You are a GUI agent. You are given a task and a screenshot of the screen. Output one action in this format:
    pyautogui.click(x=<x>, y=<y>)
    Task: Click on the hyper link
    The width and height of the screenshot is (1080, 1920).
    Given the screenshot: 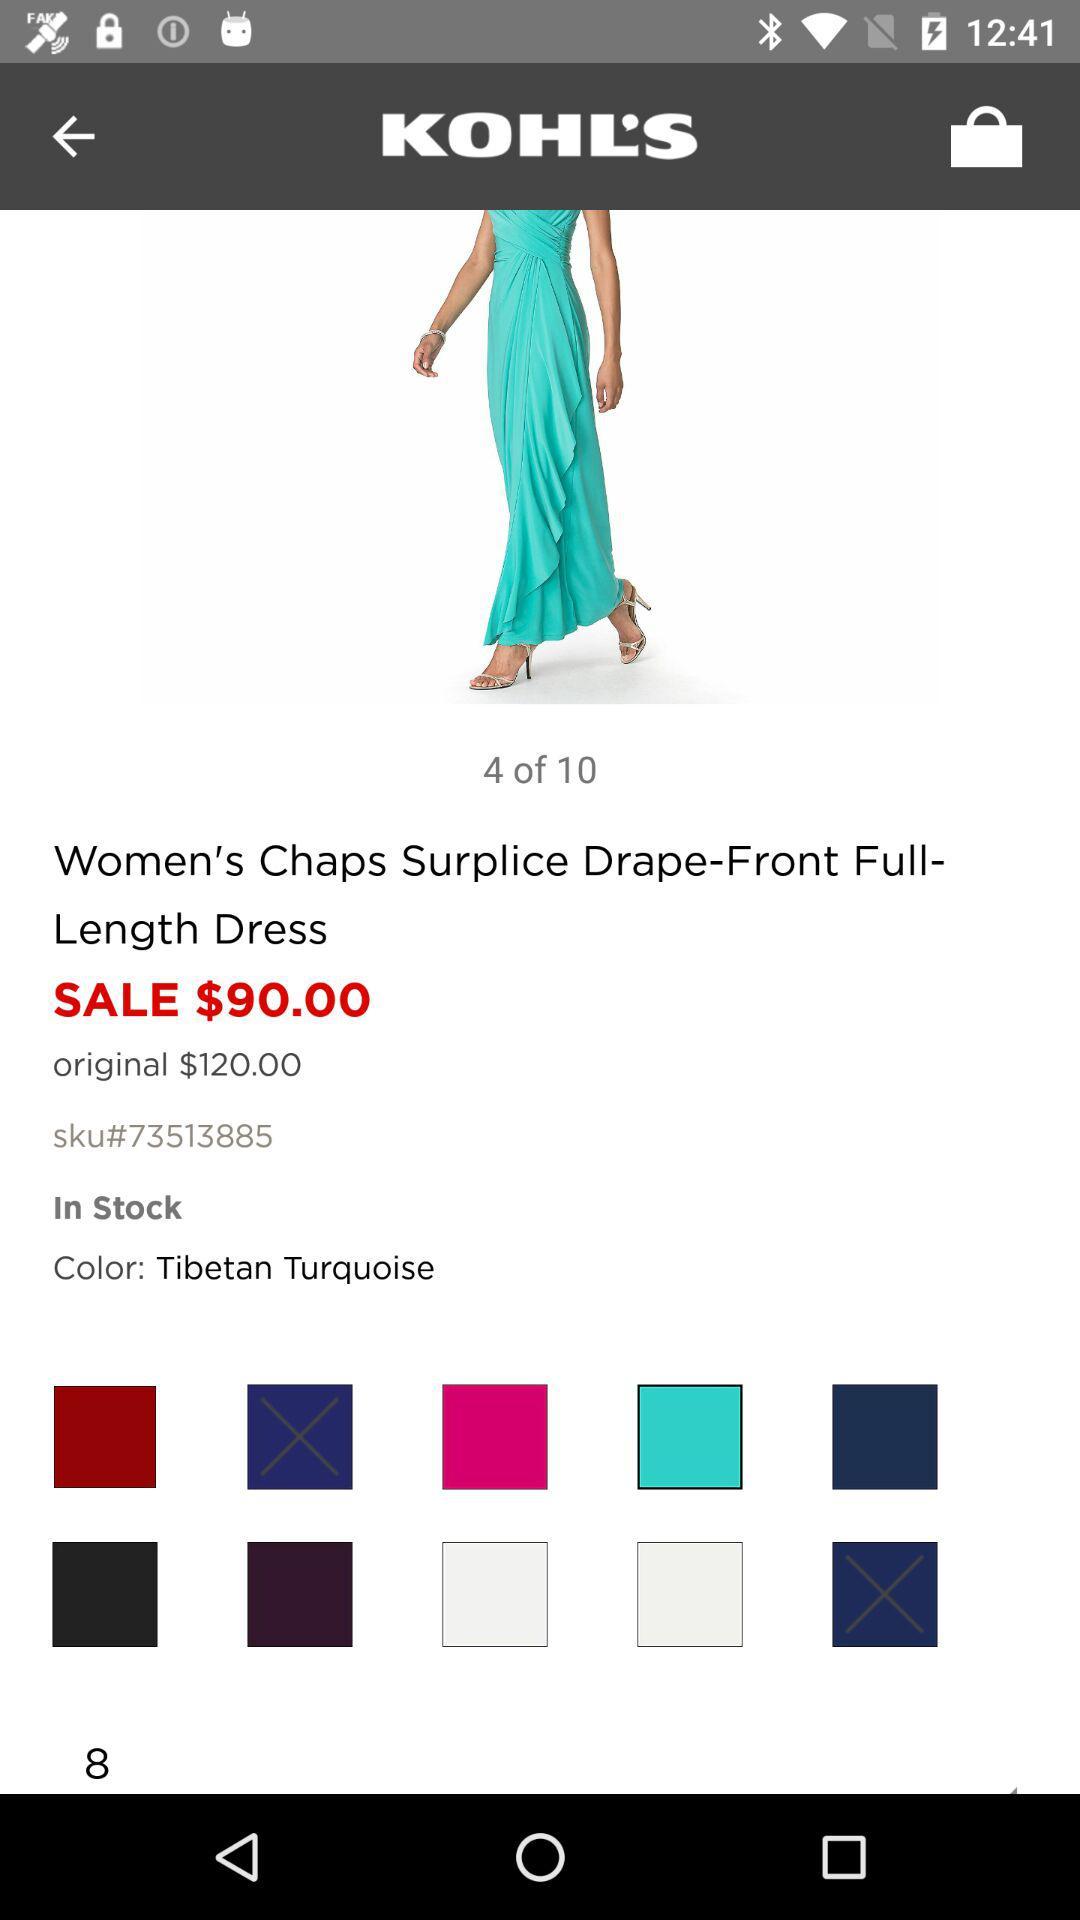 What is the action you would take?
    pyautogui.click(x=540, y=135)
    